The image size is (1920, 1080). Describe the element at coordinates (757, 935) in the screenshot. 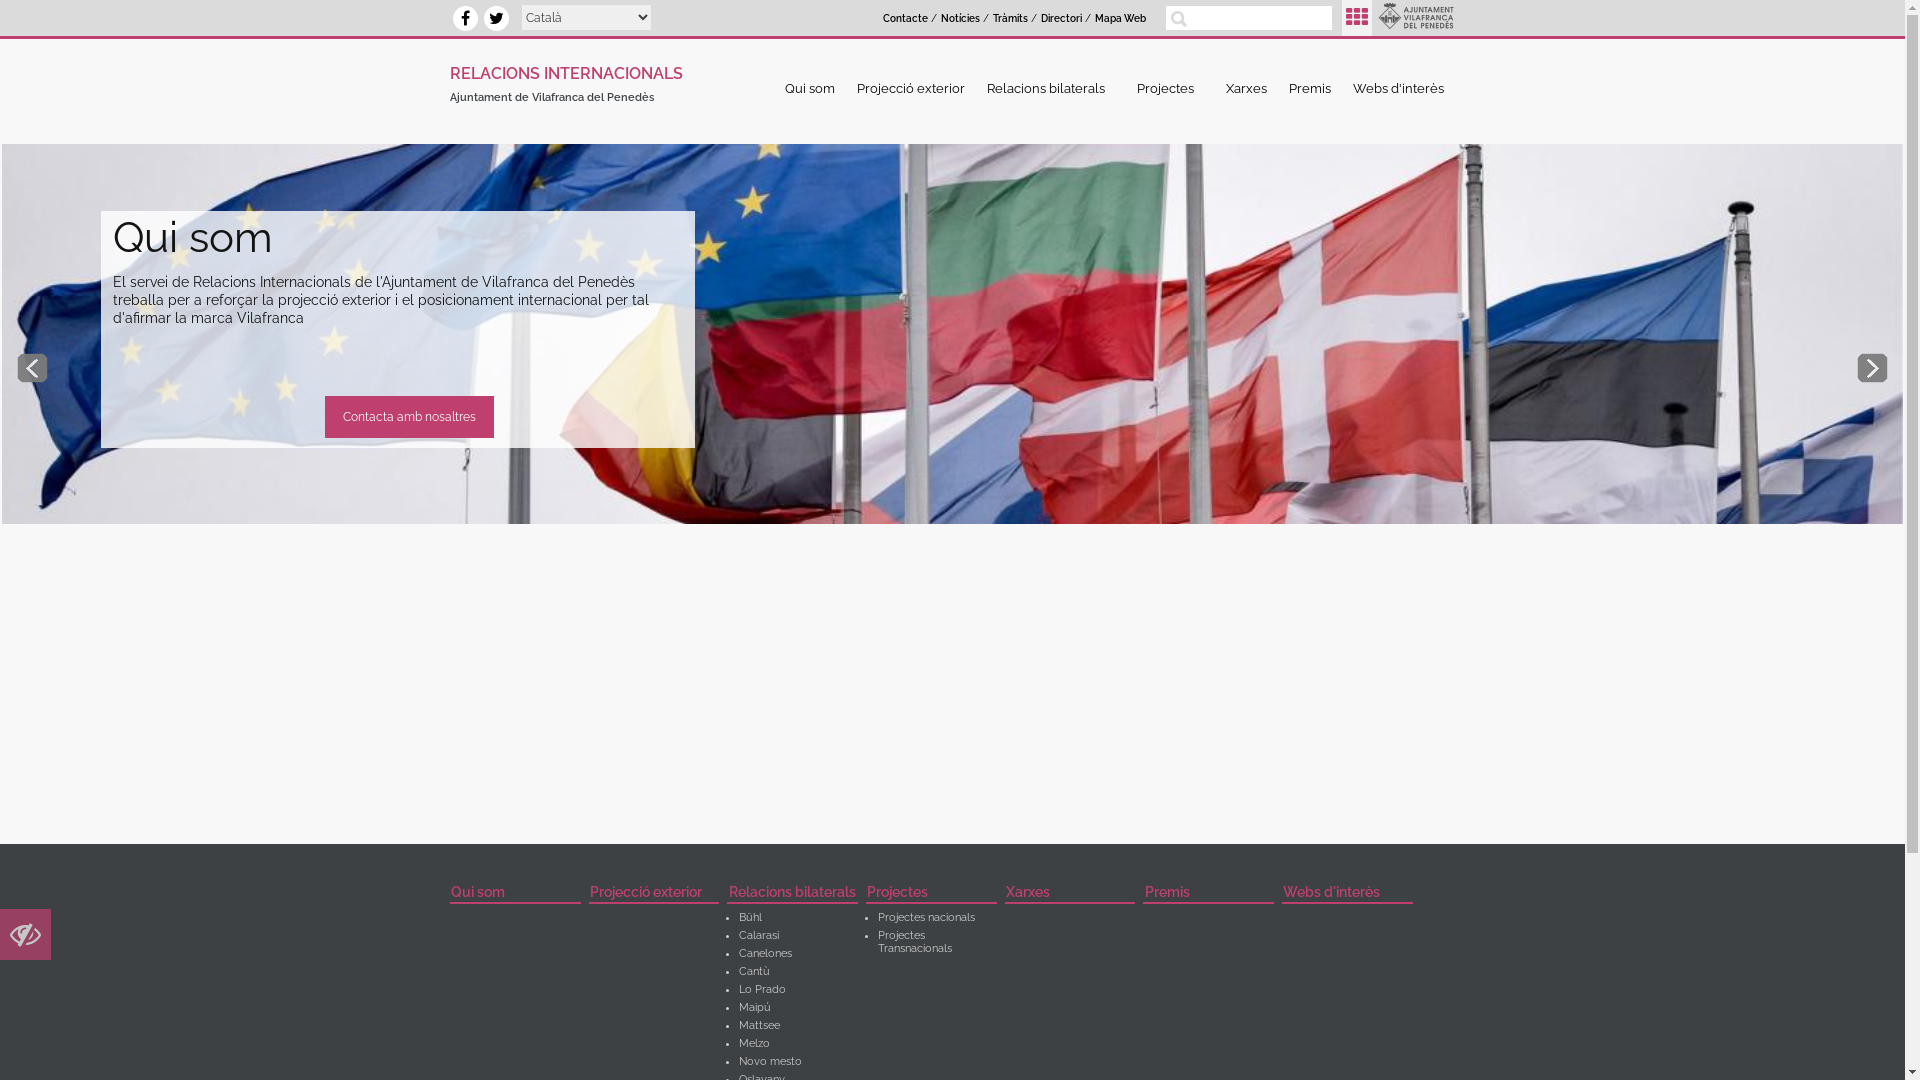

I see `'Calarasi'` at that location.